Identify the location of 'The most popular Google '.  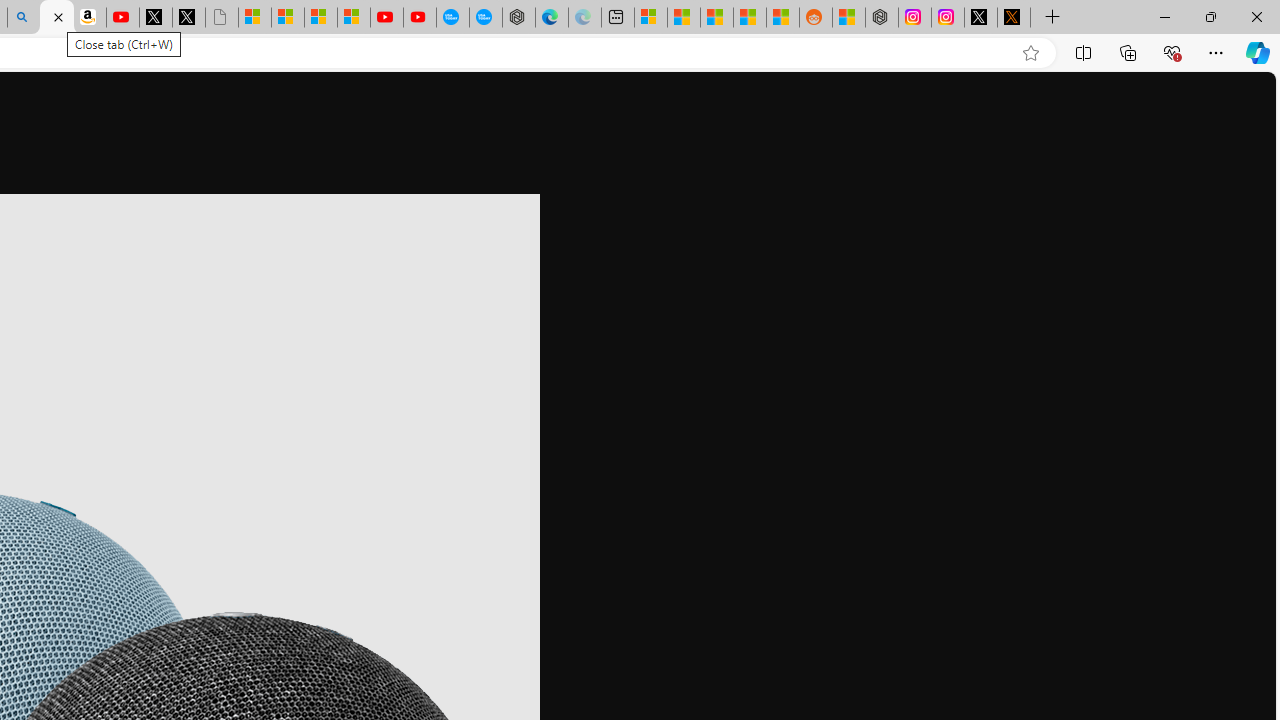
(485, 17).